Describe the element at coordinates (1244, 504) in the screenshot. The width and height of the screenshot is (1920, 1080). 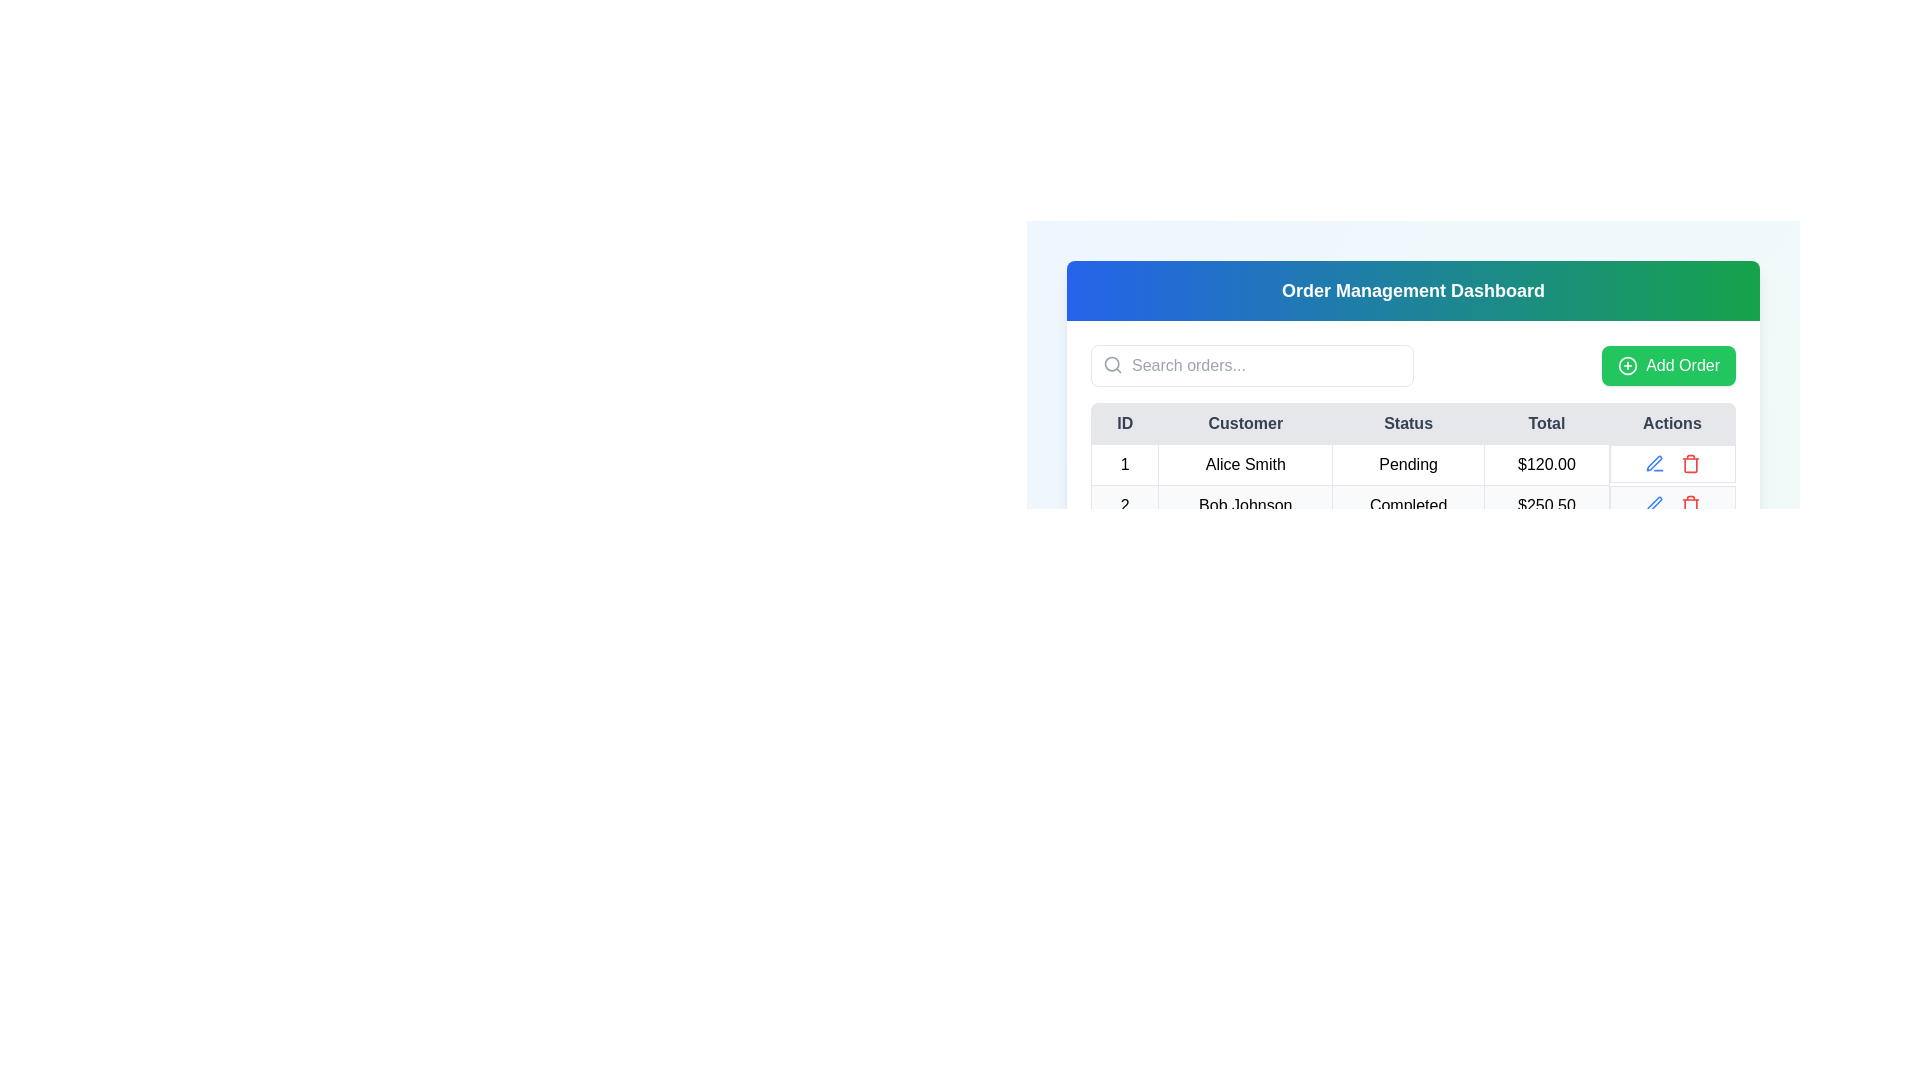
I see `the label that identifies the customer's name 'Alice Smith' in the second row of the table under the 'Customer' column` at that location.